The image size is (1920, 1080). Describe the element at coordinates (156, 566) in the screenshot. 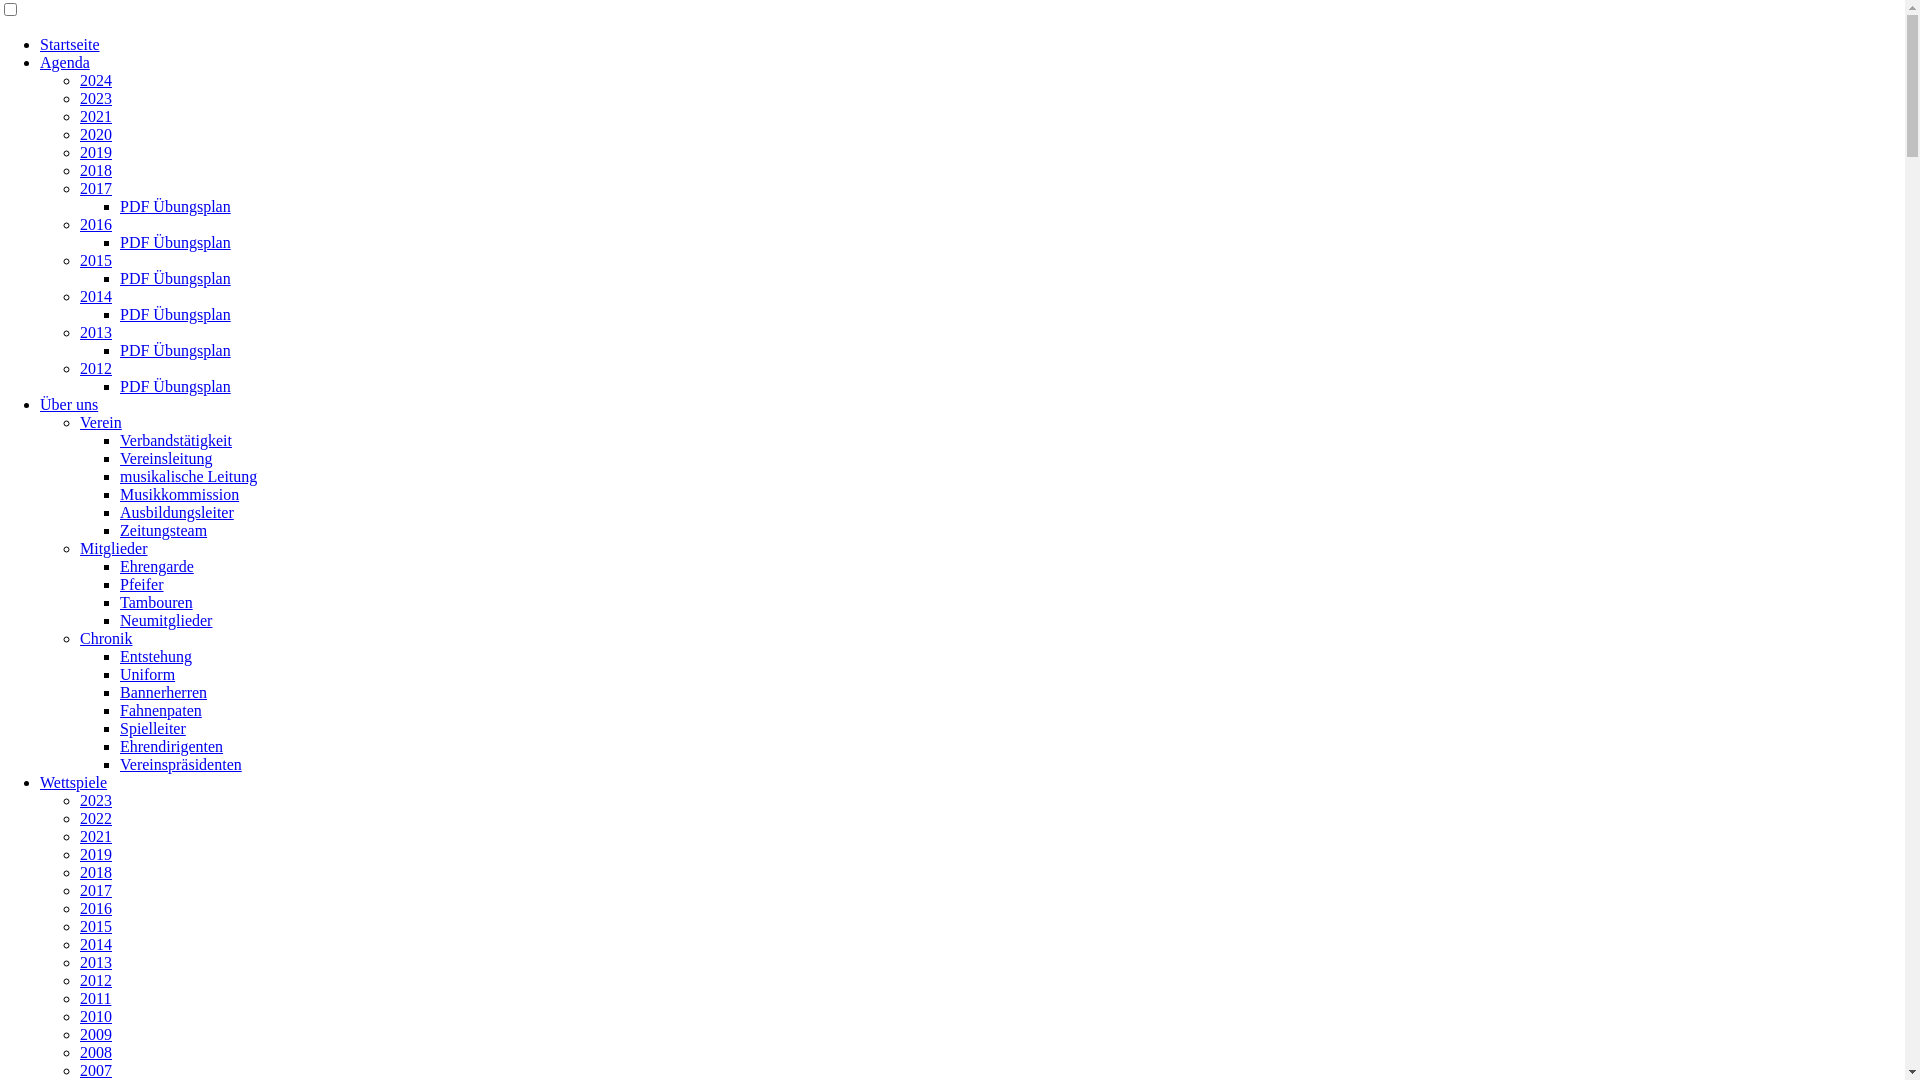

I see `'Ehrengarde'` at that location.